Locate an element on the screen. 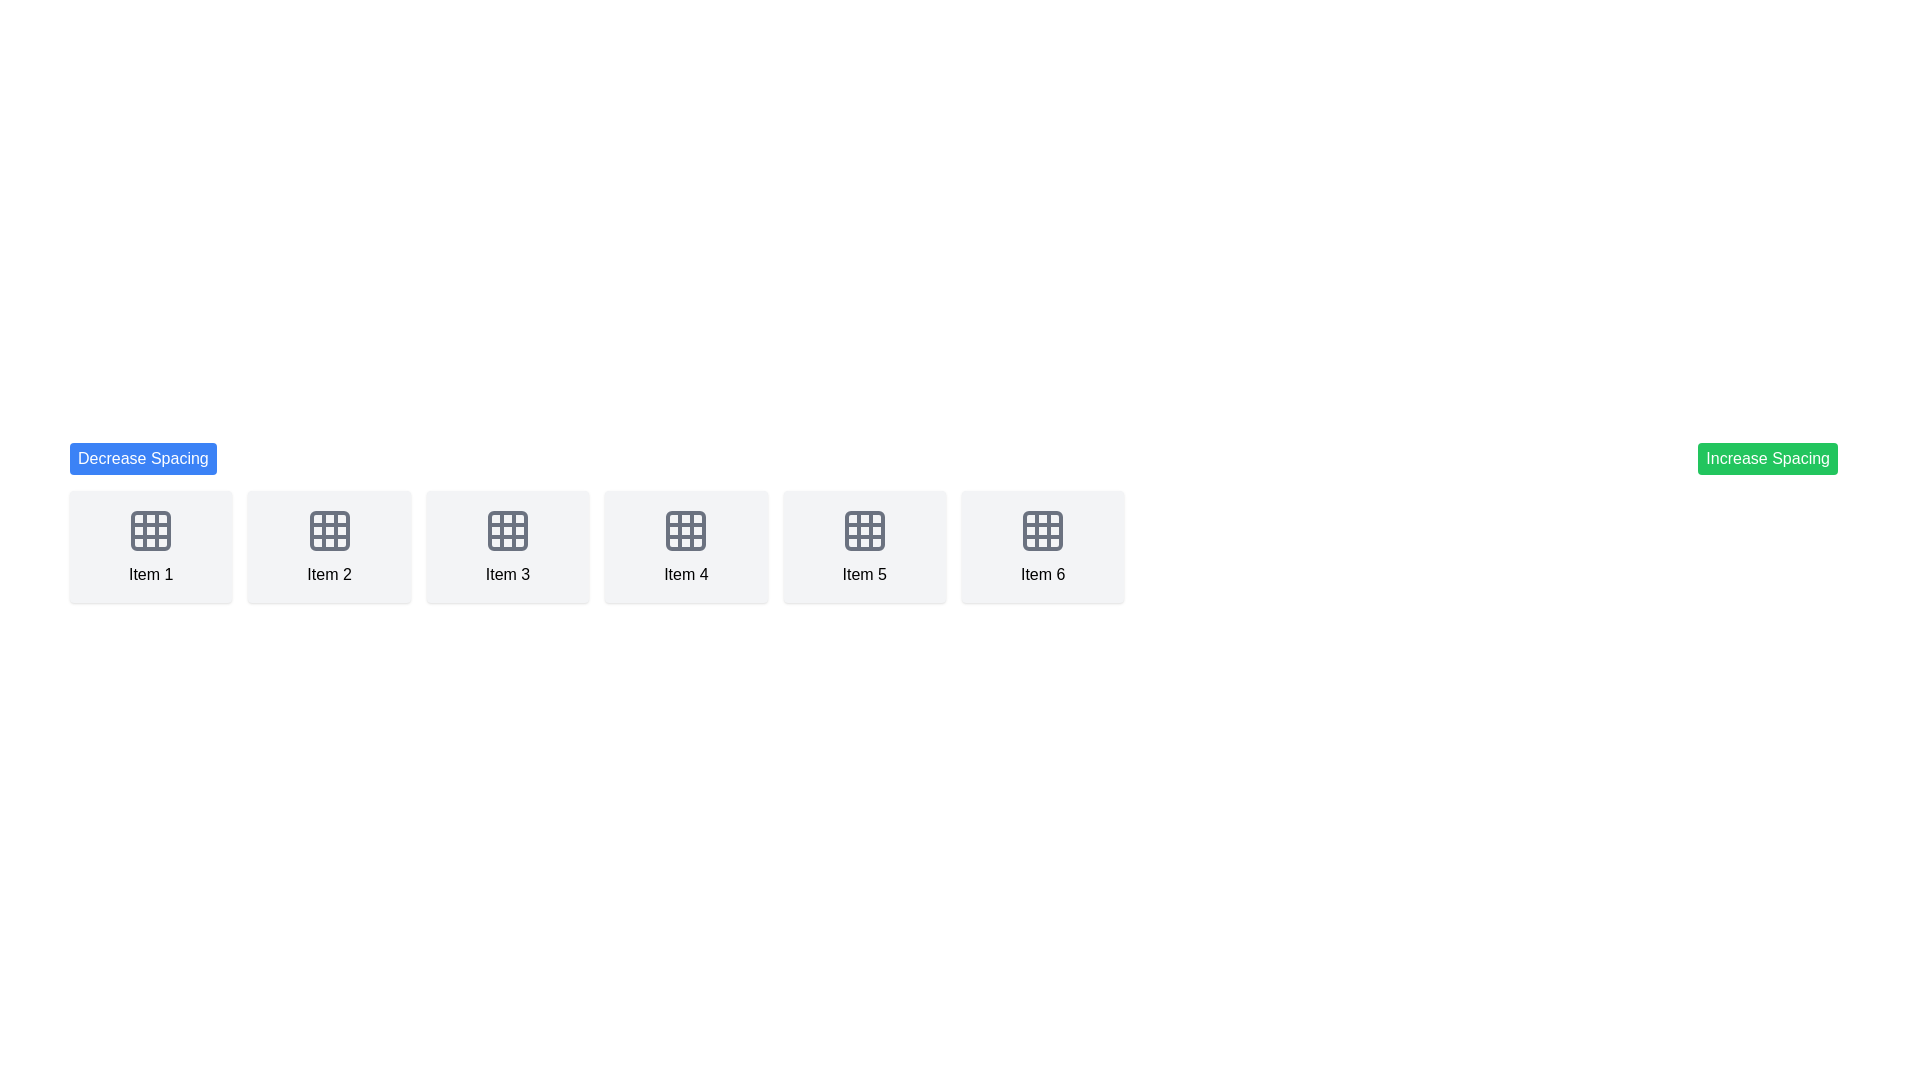 The width and height of the screenshot is (1920, 1080). the grid icon with a 3x3 pattern located in the second item of the horizontally aligned sequence labeled 'Item 2' is located at coordinates (329, 530).